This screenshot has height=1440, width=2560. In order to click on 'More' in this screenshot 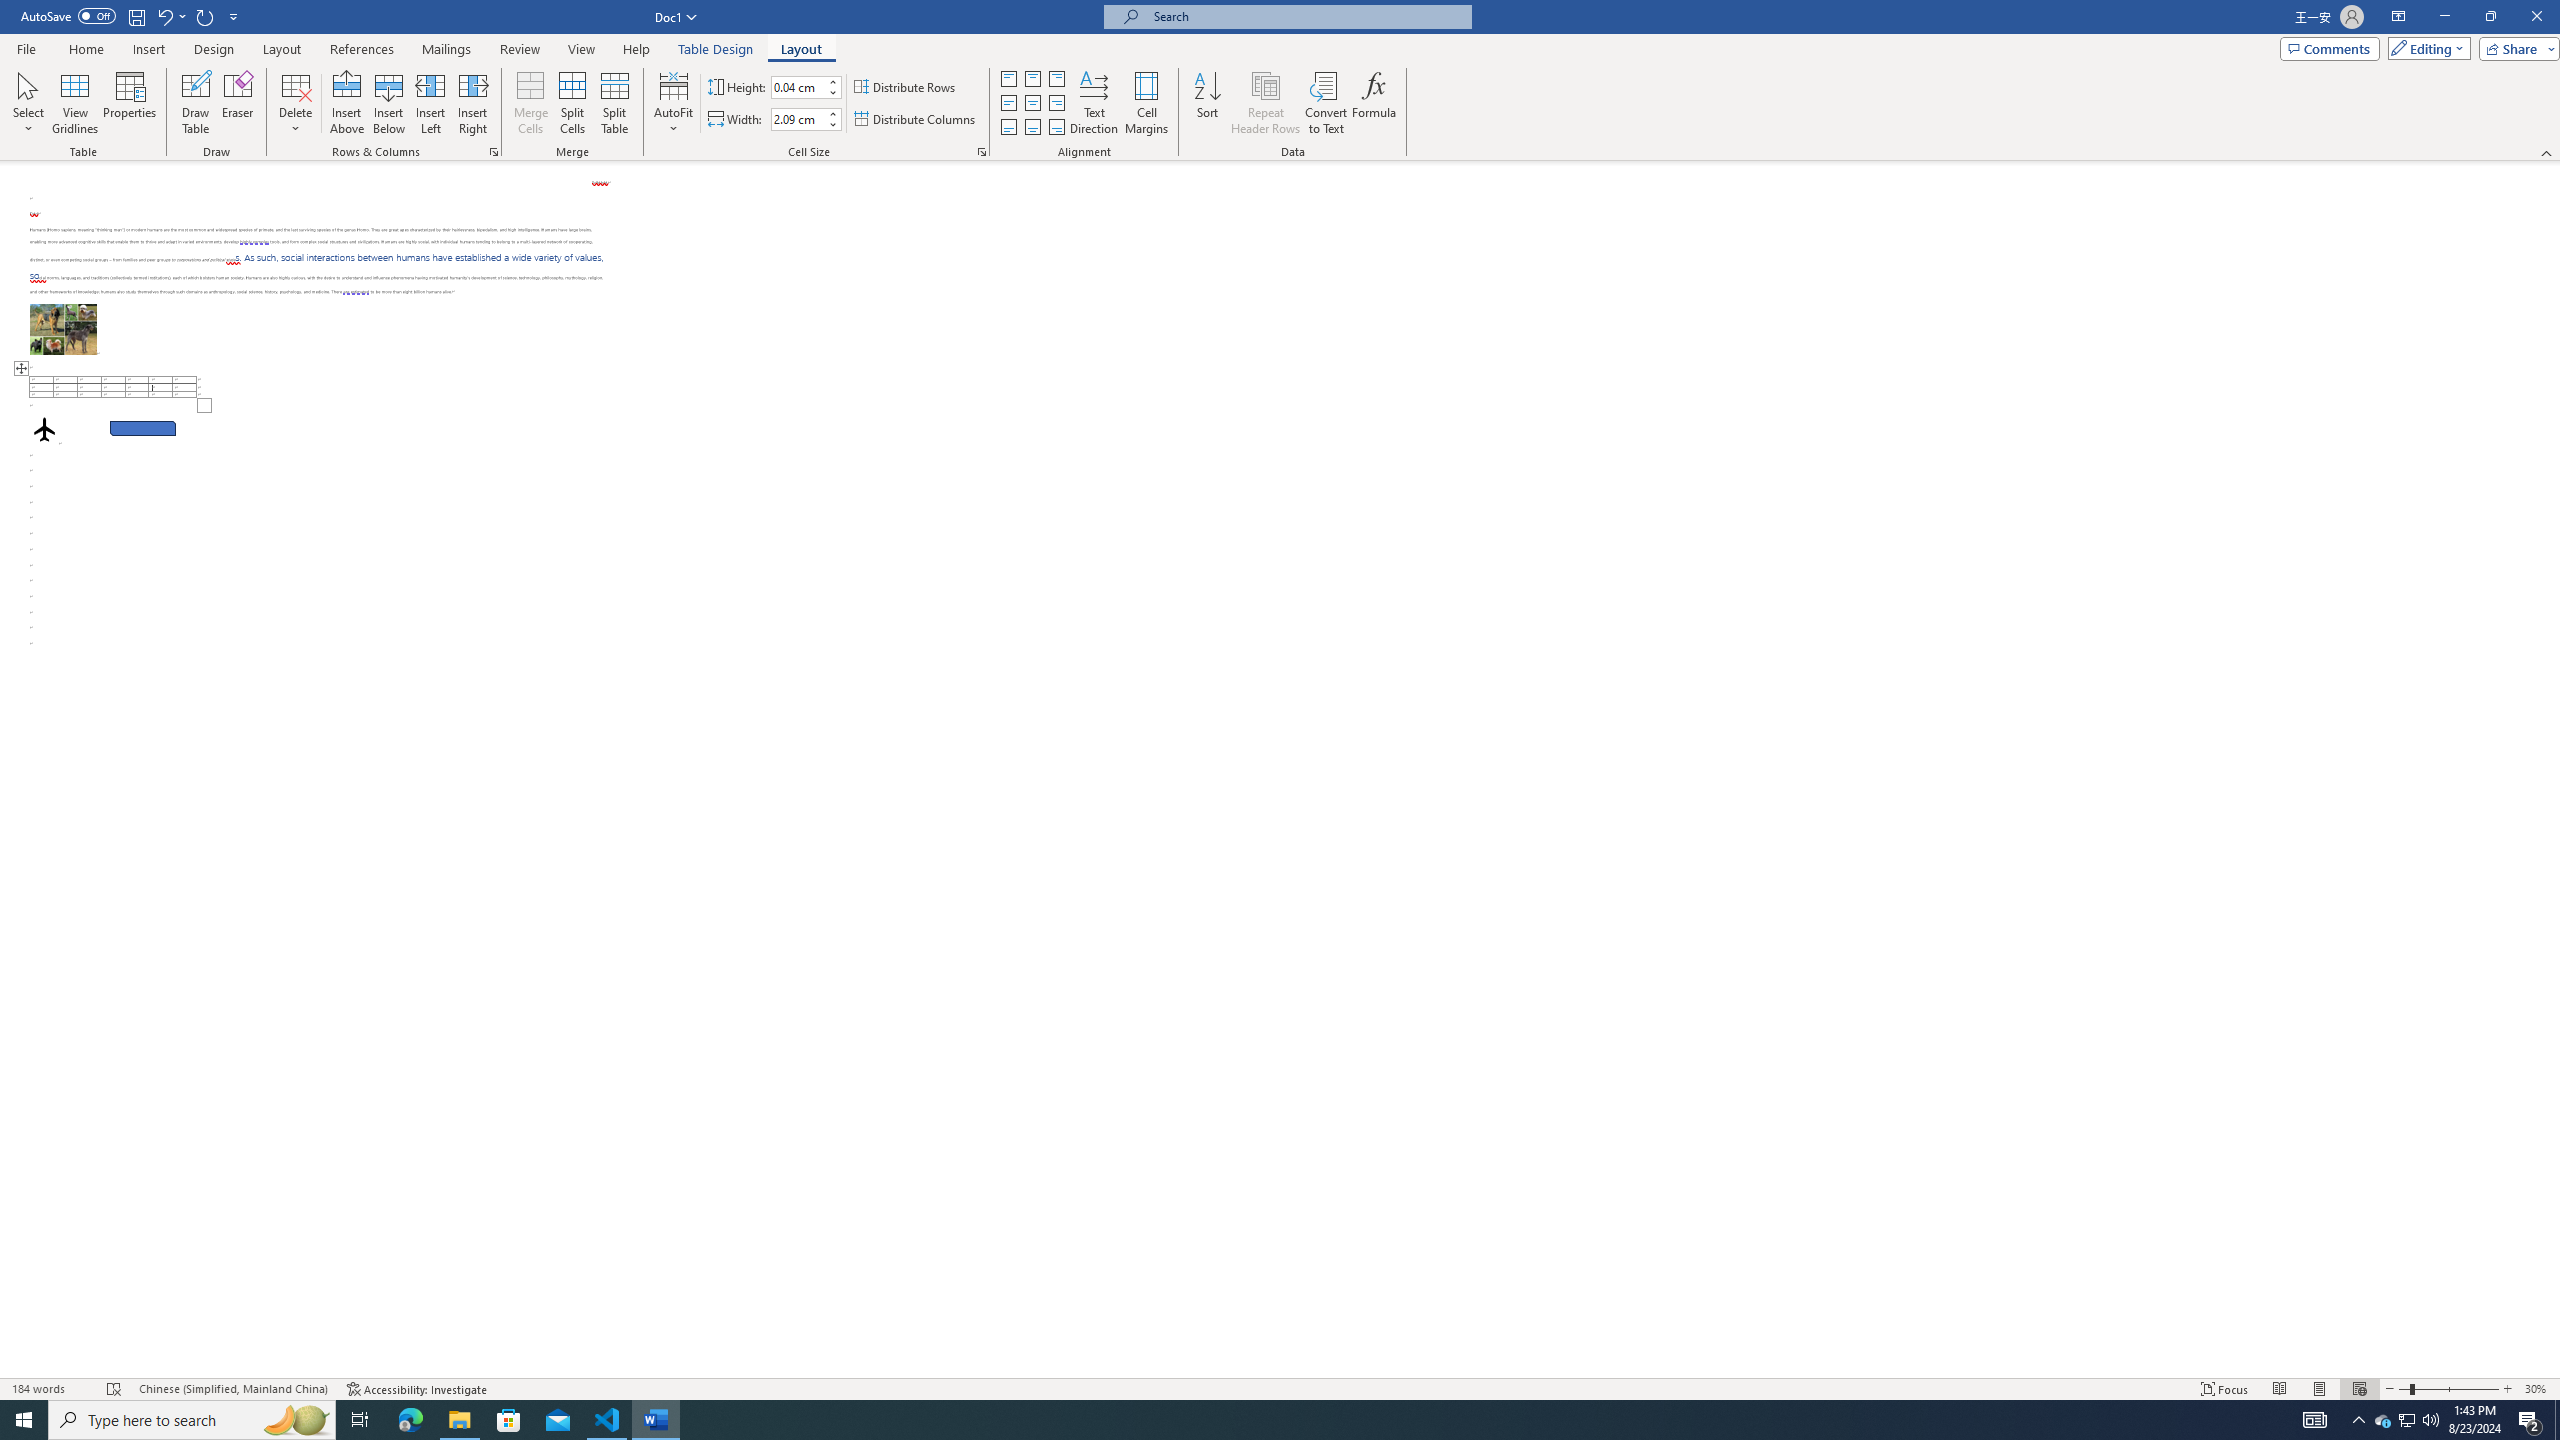, I will do `click(832, 114)`.